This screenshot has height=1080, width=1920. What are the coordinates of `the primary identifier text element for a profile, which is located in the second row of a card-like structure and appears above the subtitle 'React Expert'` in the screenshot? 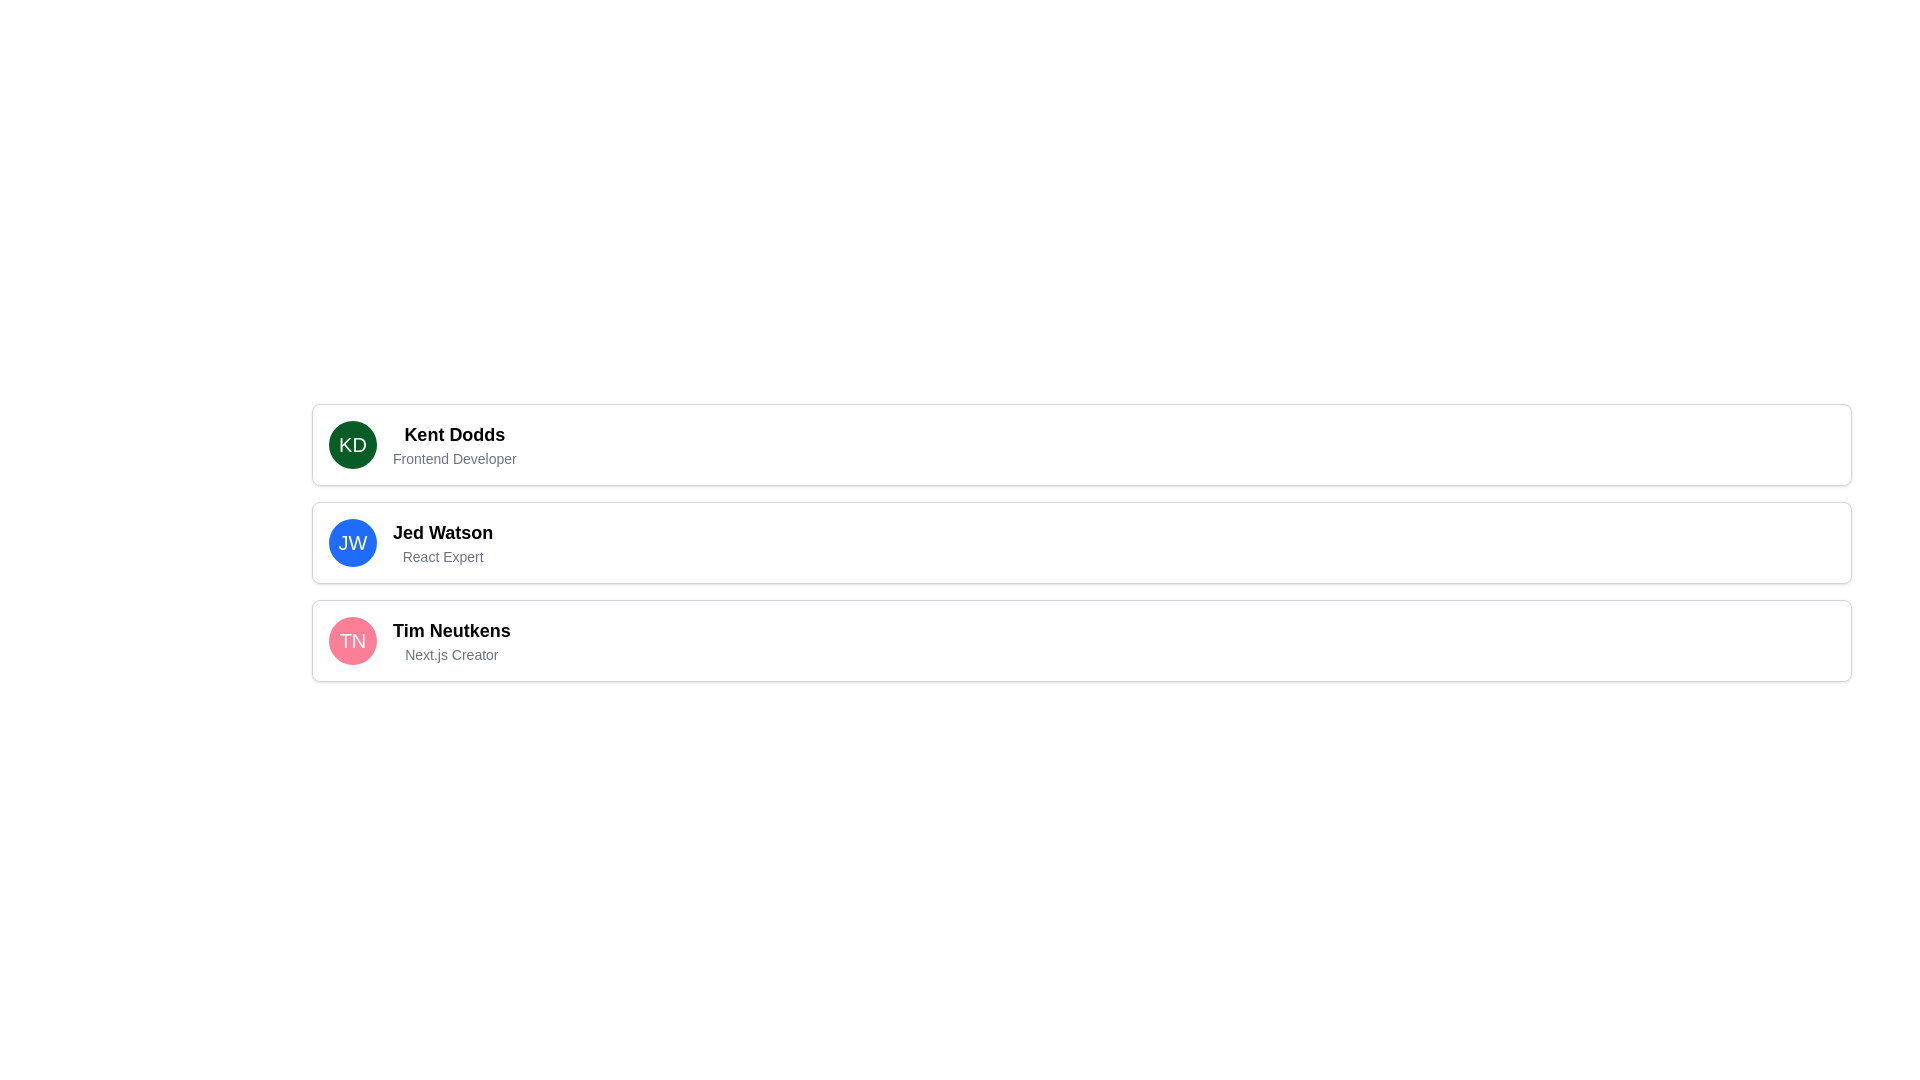 It's located at (442, 531).